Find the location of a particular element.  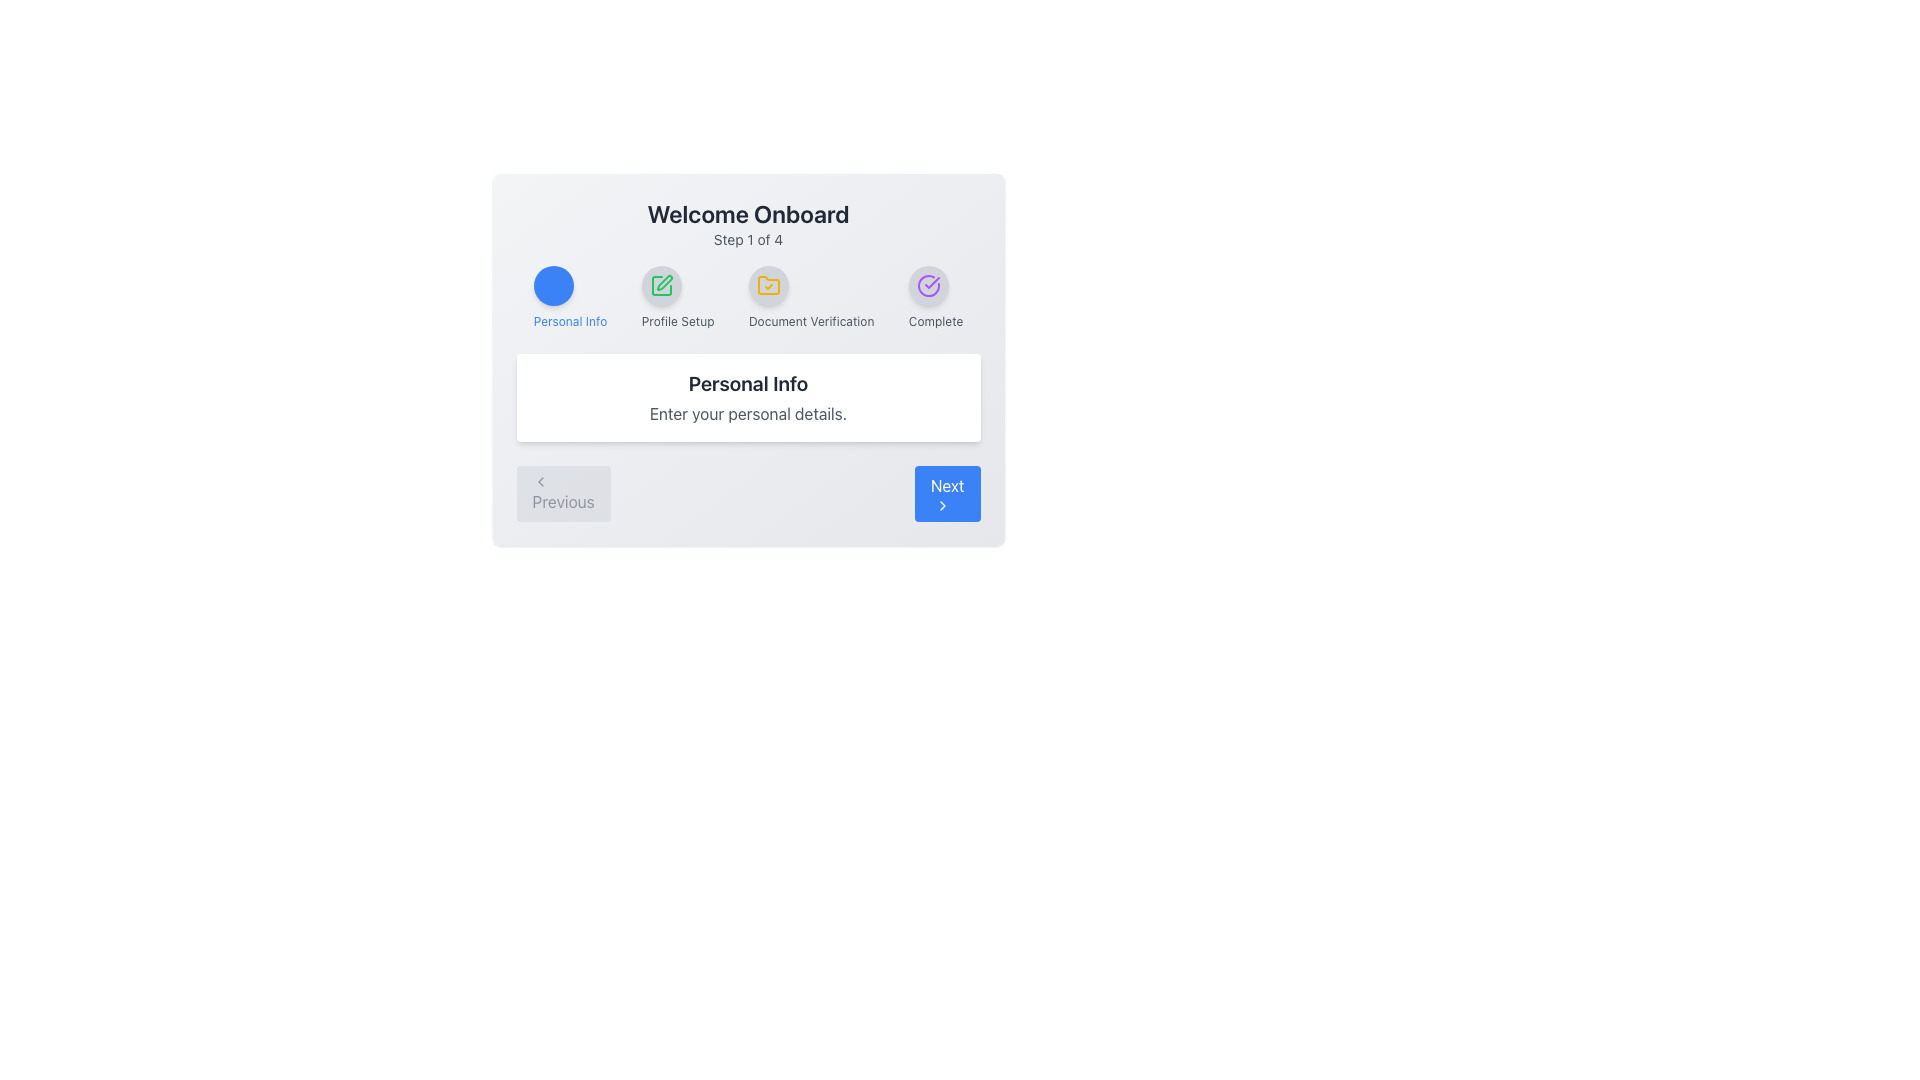

the 'Document Verification' icon, which is the third icon in the horizontal navigation steps at the top of the interface, visually indicating the current onboarding stage is located at coordinates (767, 285).